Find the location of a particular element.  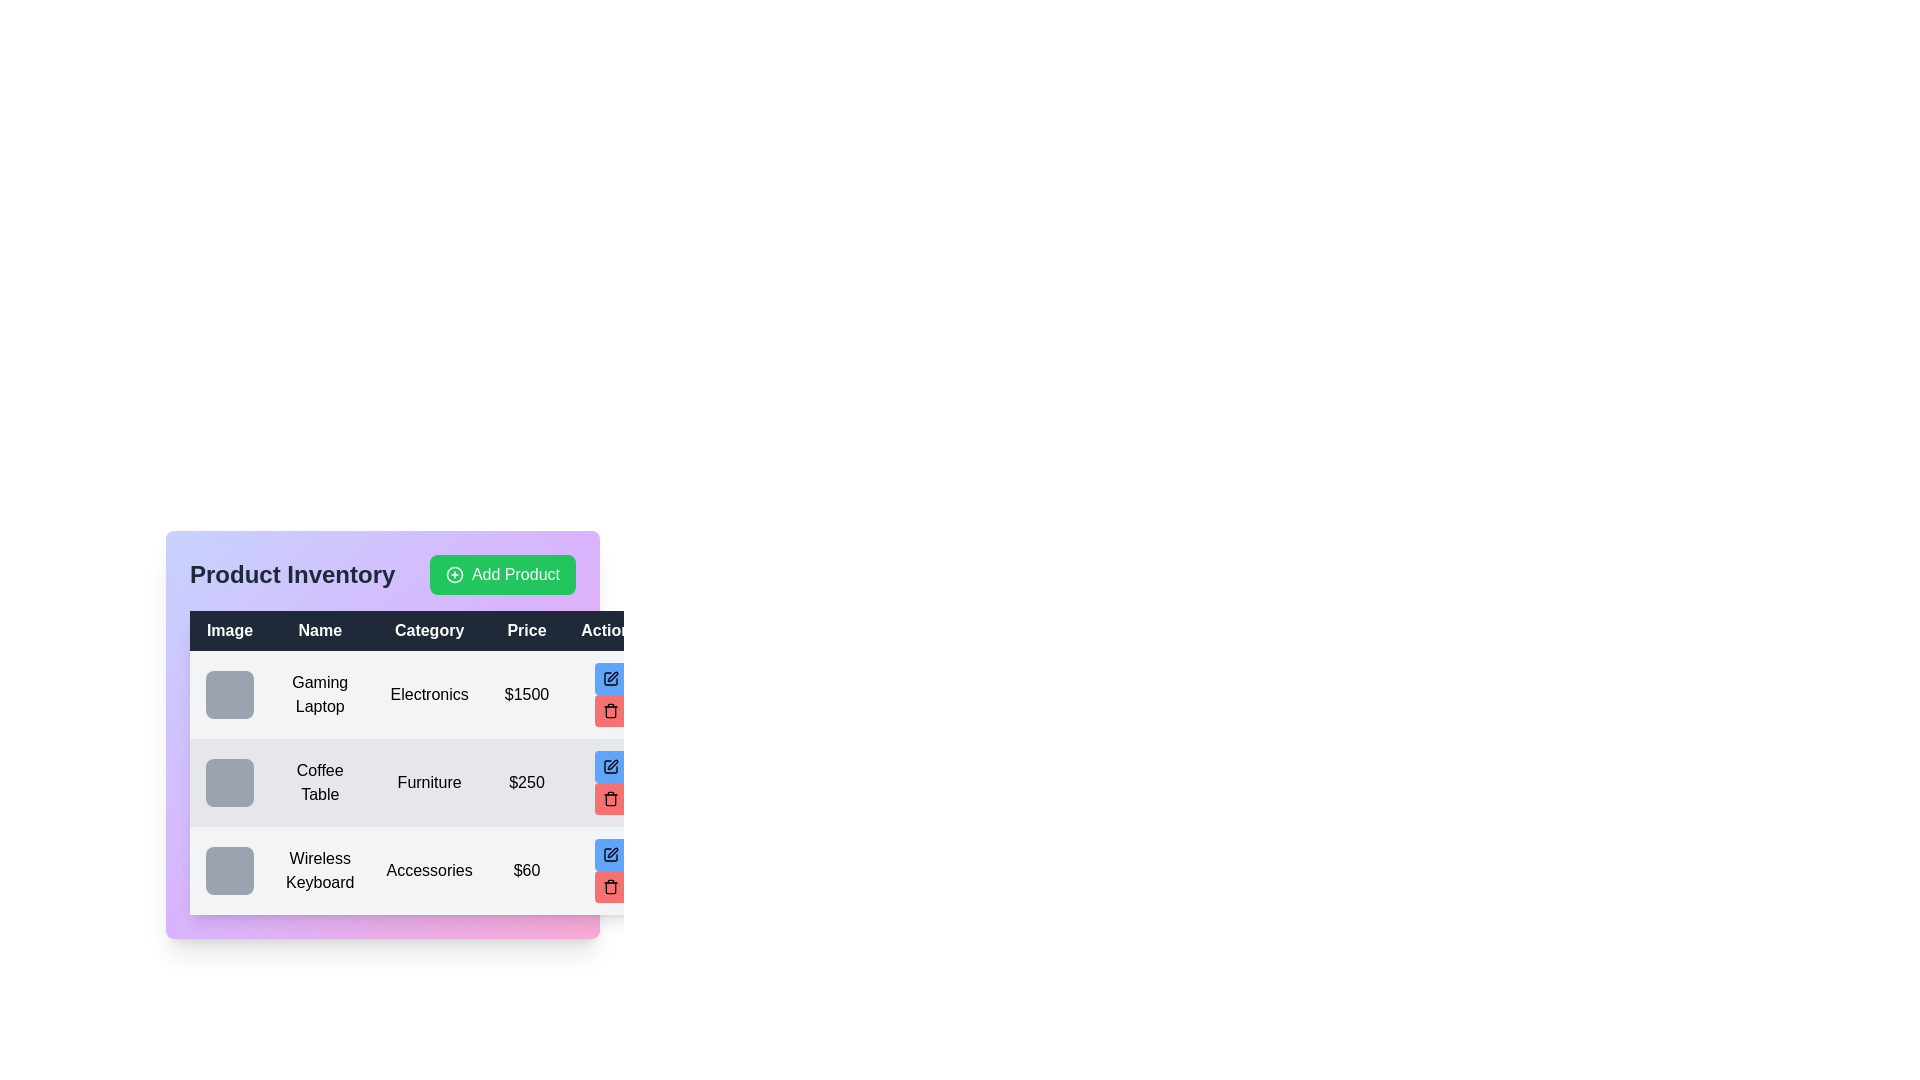

the edit icon button located in the 'Actions' column of the 'Coffee Table' product entry to initiate an edit action is located at coordinates (609, 766).